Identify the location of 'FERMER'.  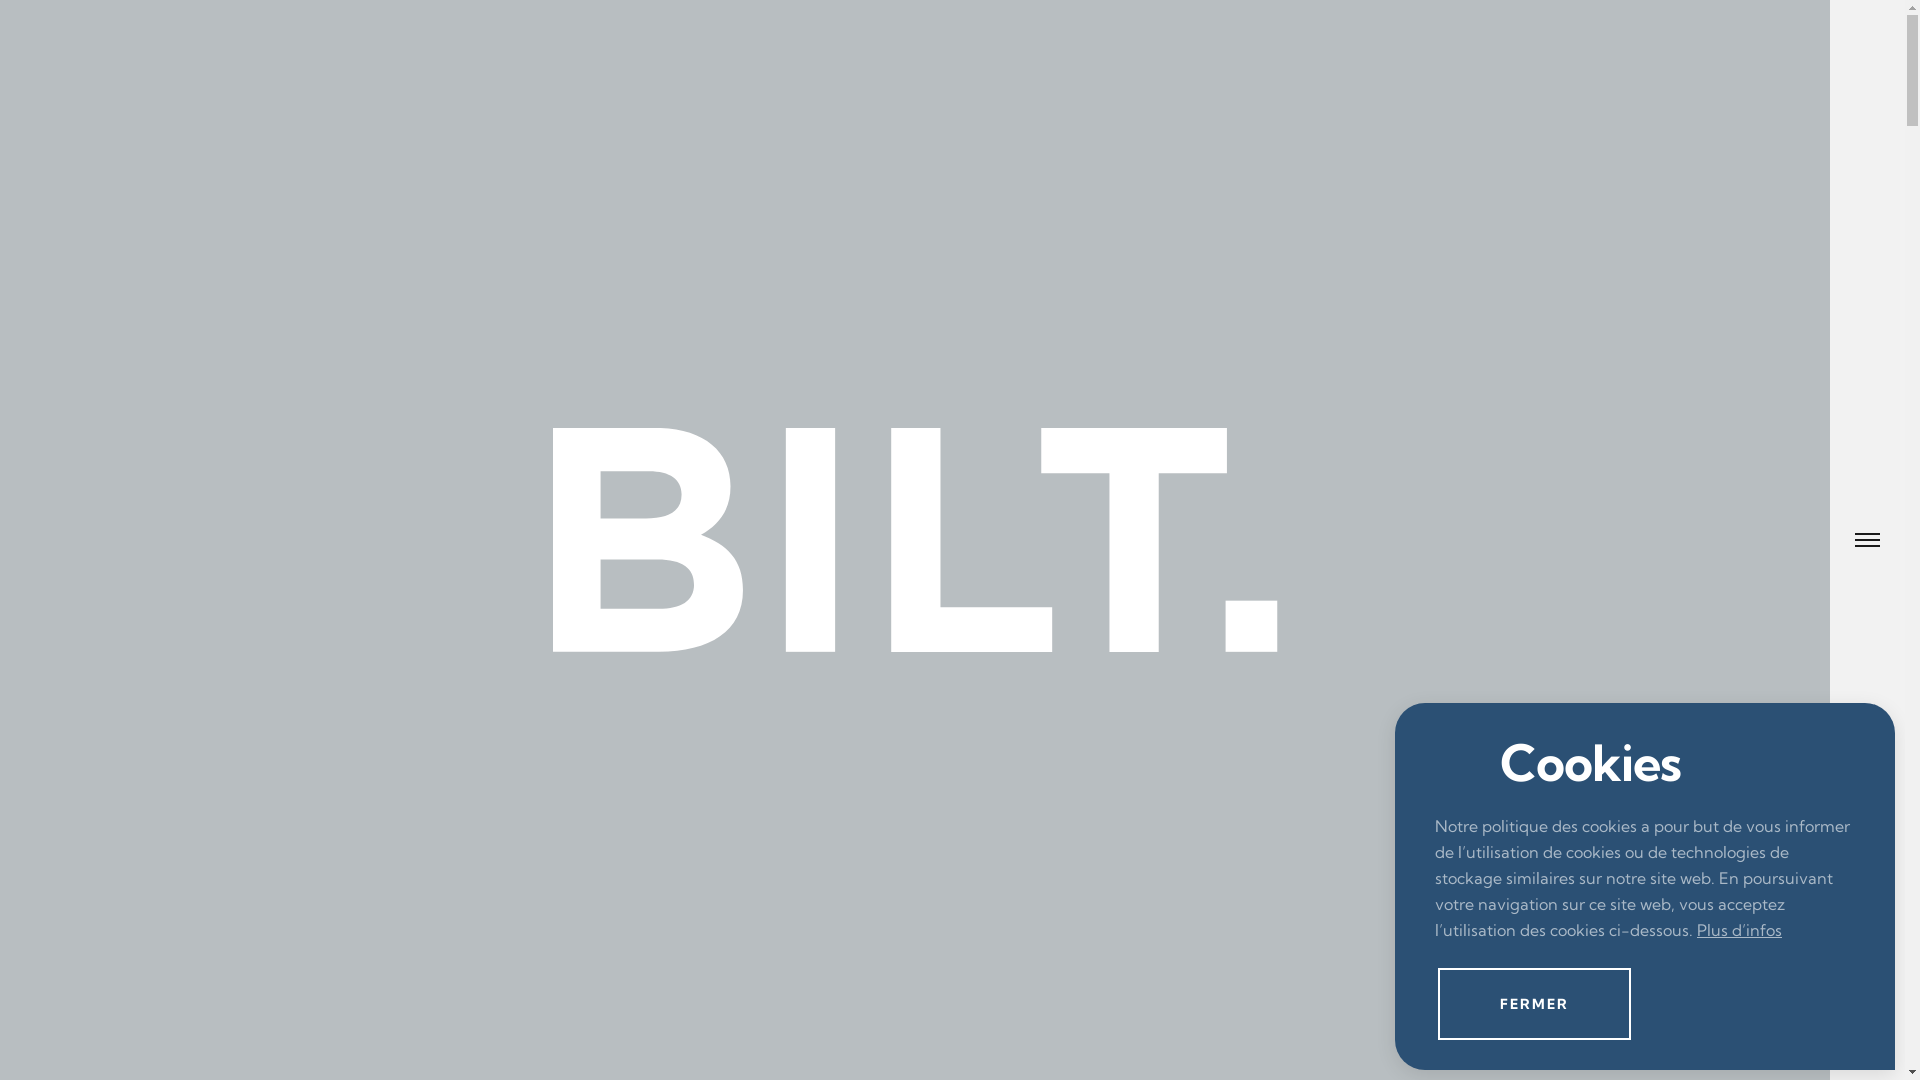
(1533, 1003).